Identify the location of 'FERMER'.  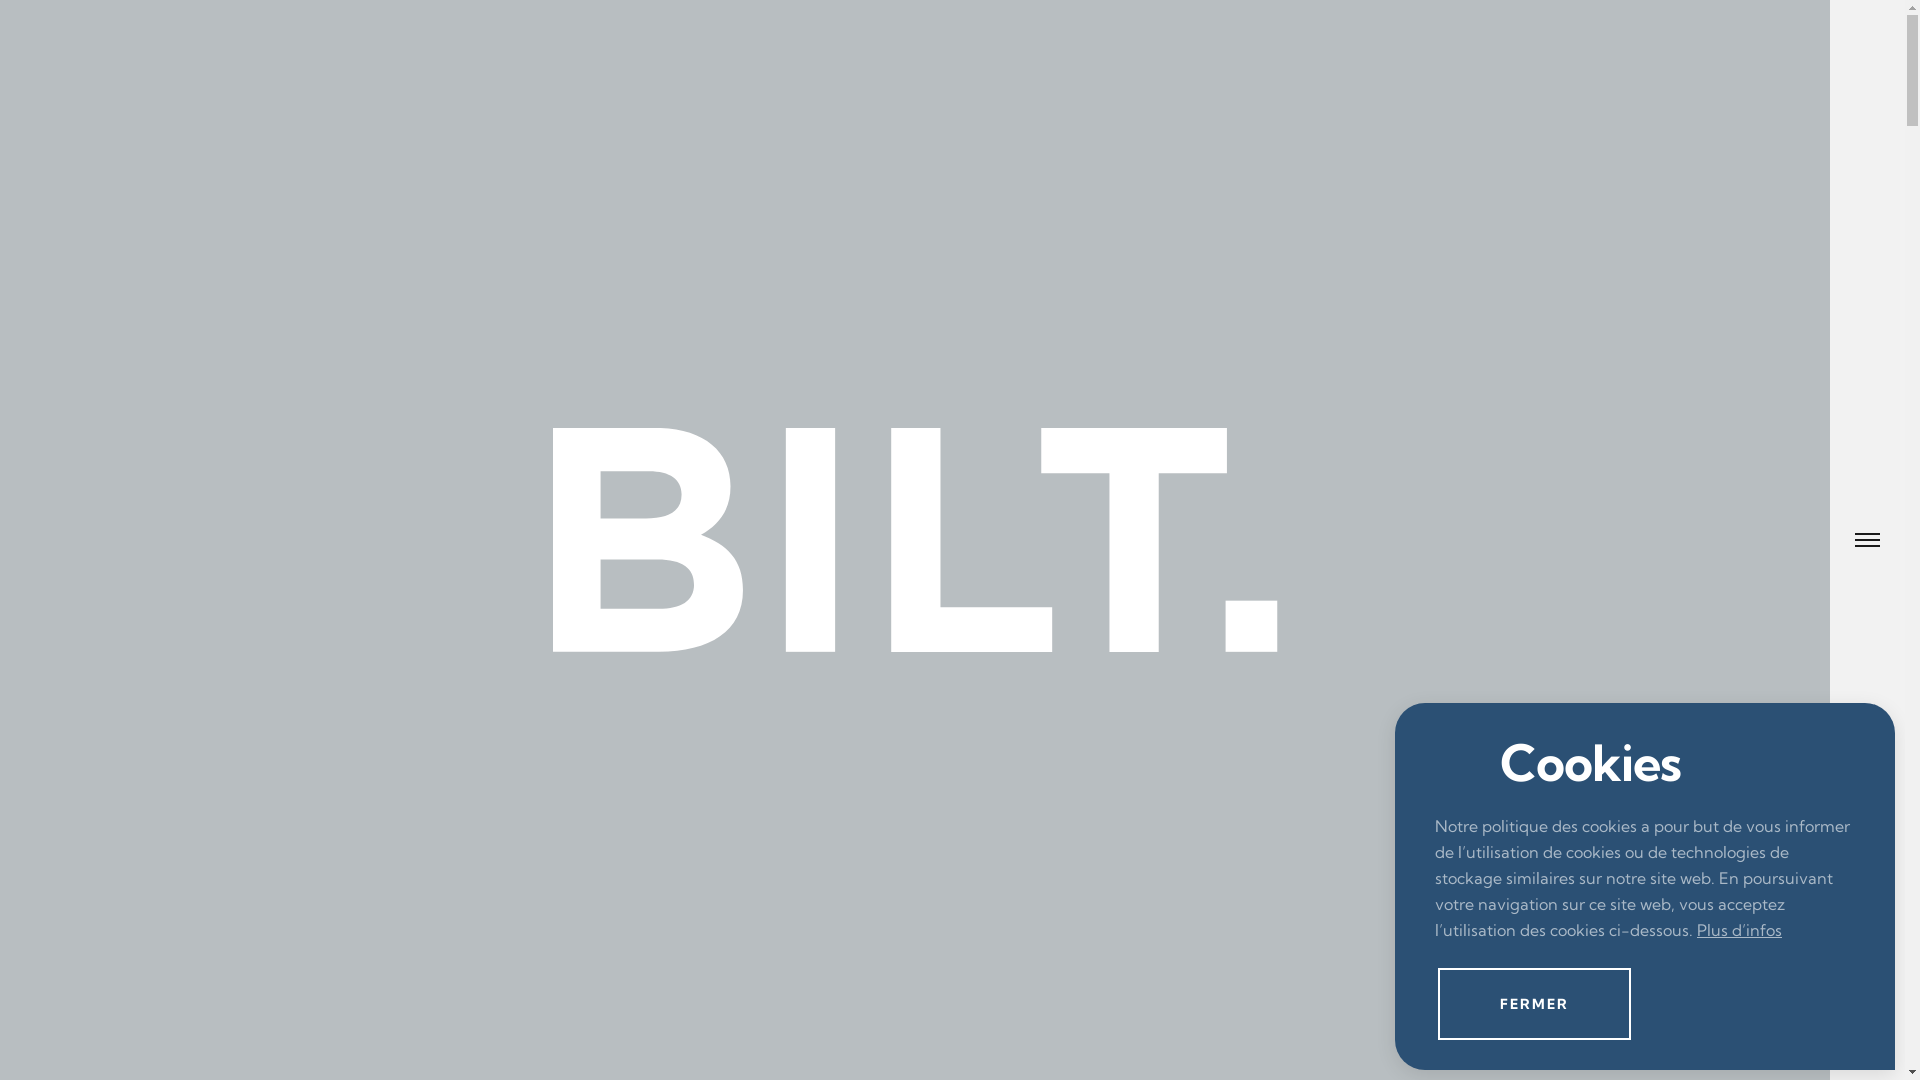
(1533, 1003).